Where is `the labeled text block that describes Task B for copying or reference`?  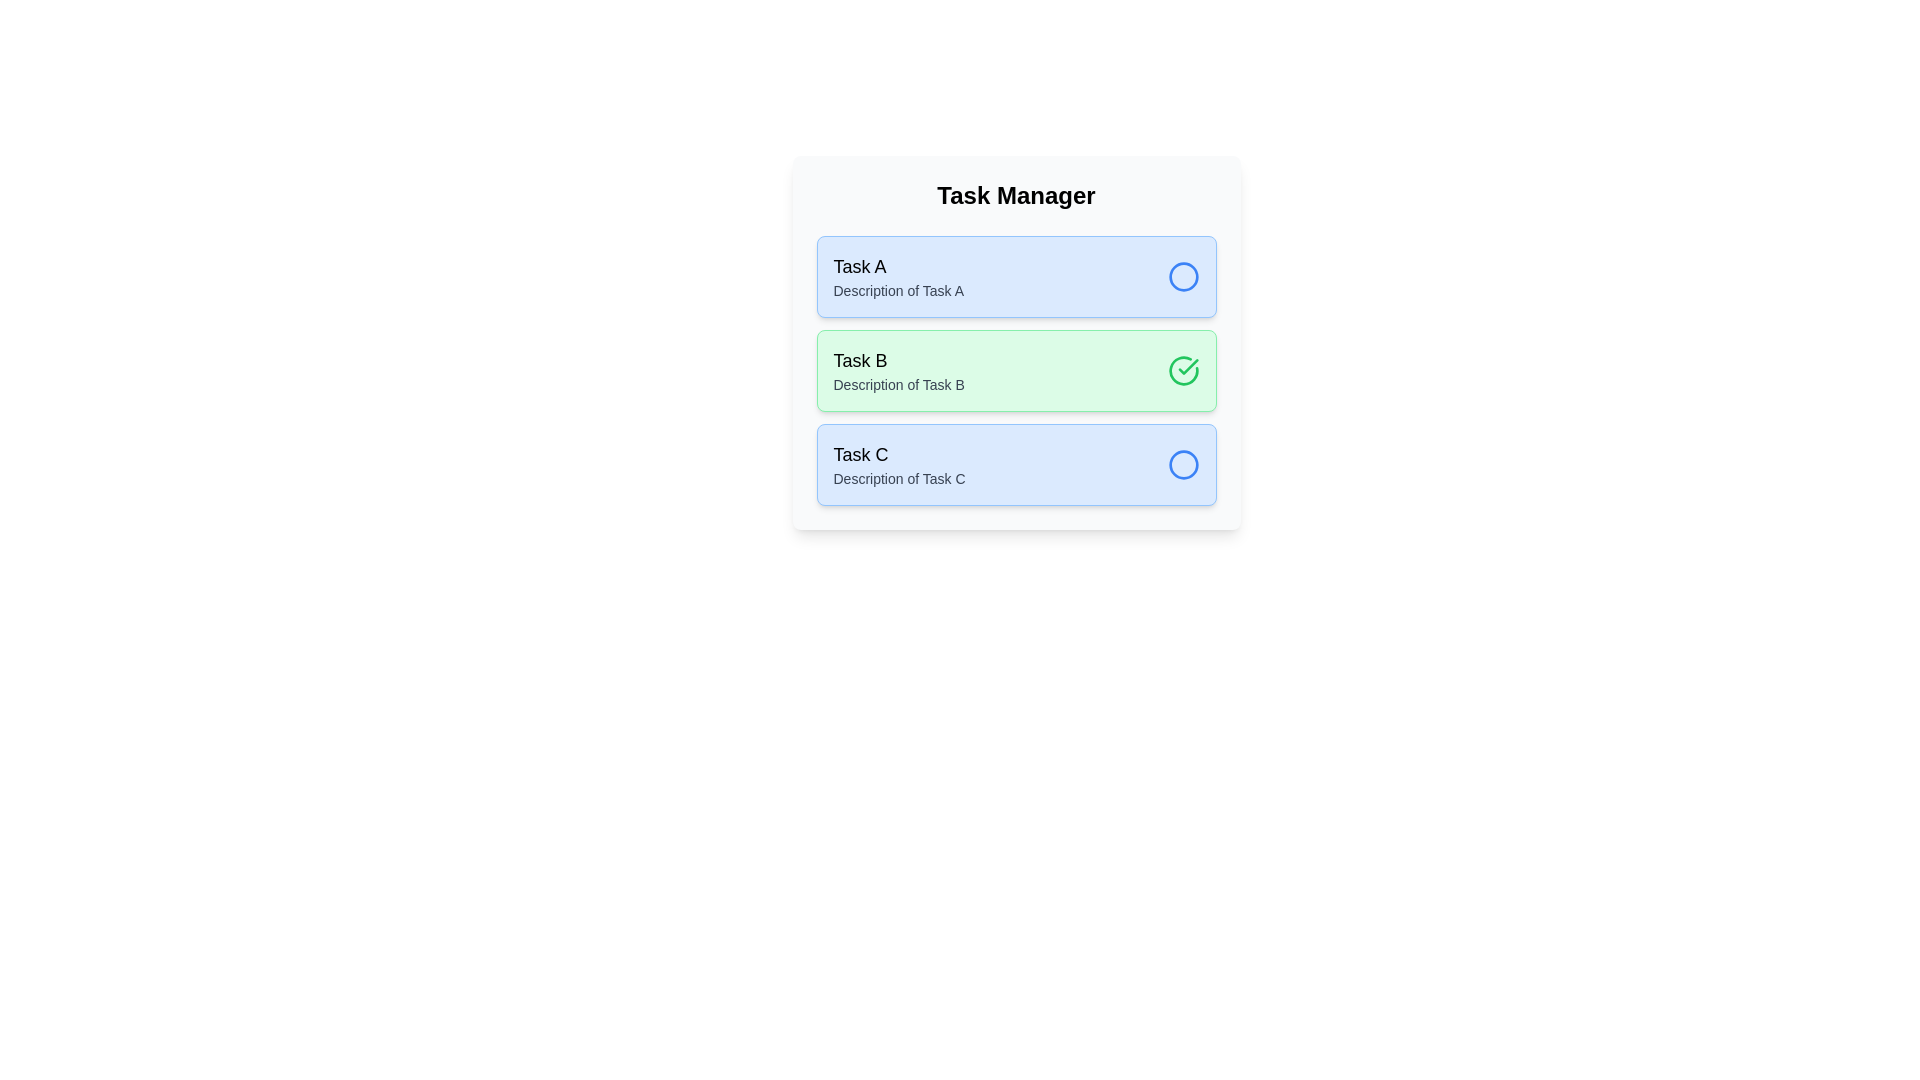
the labeled text block that describes Task B for copying or reference is located at coordinates (898, 370).